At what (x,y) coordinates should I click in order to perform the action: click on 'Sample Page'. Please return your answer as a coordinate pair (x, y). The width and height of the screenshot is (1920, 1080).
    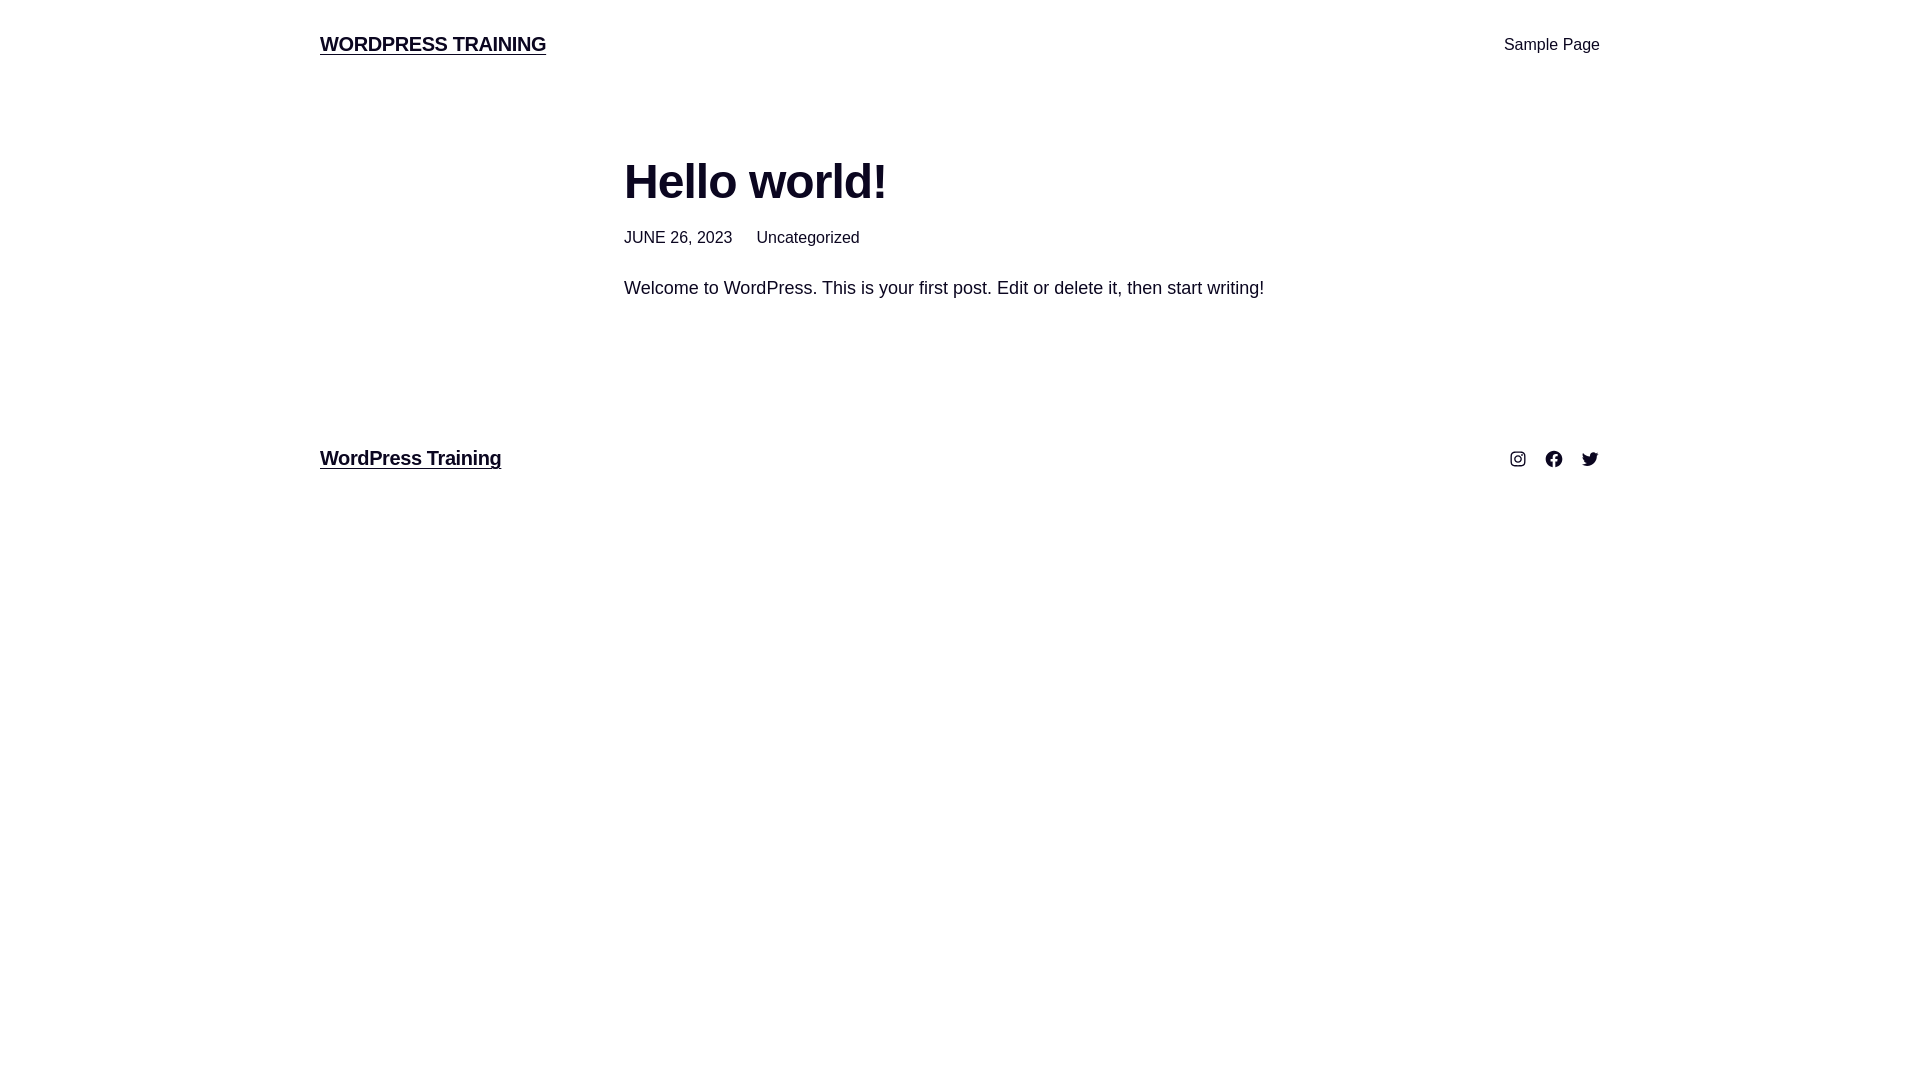
    Looking at the image, I should click on (1550, 45).